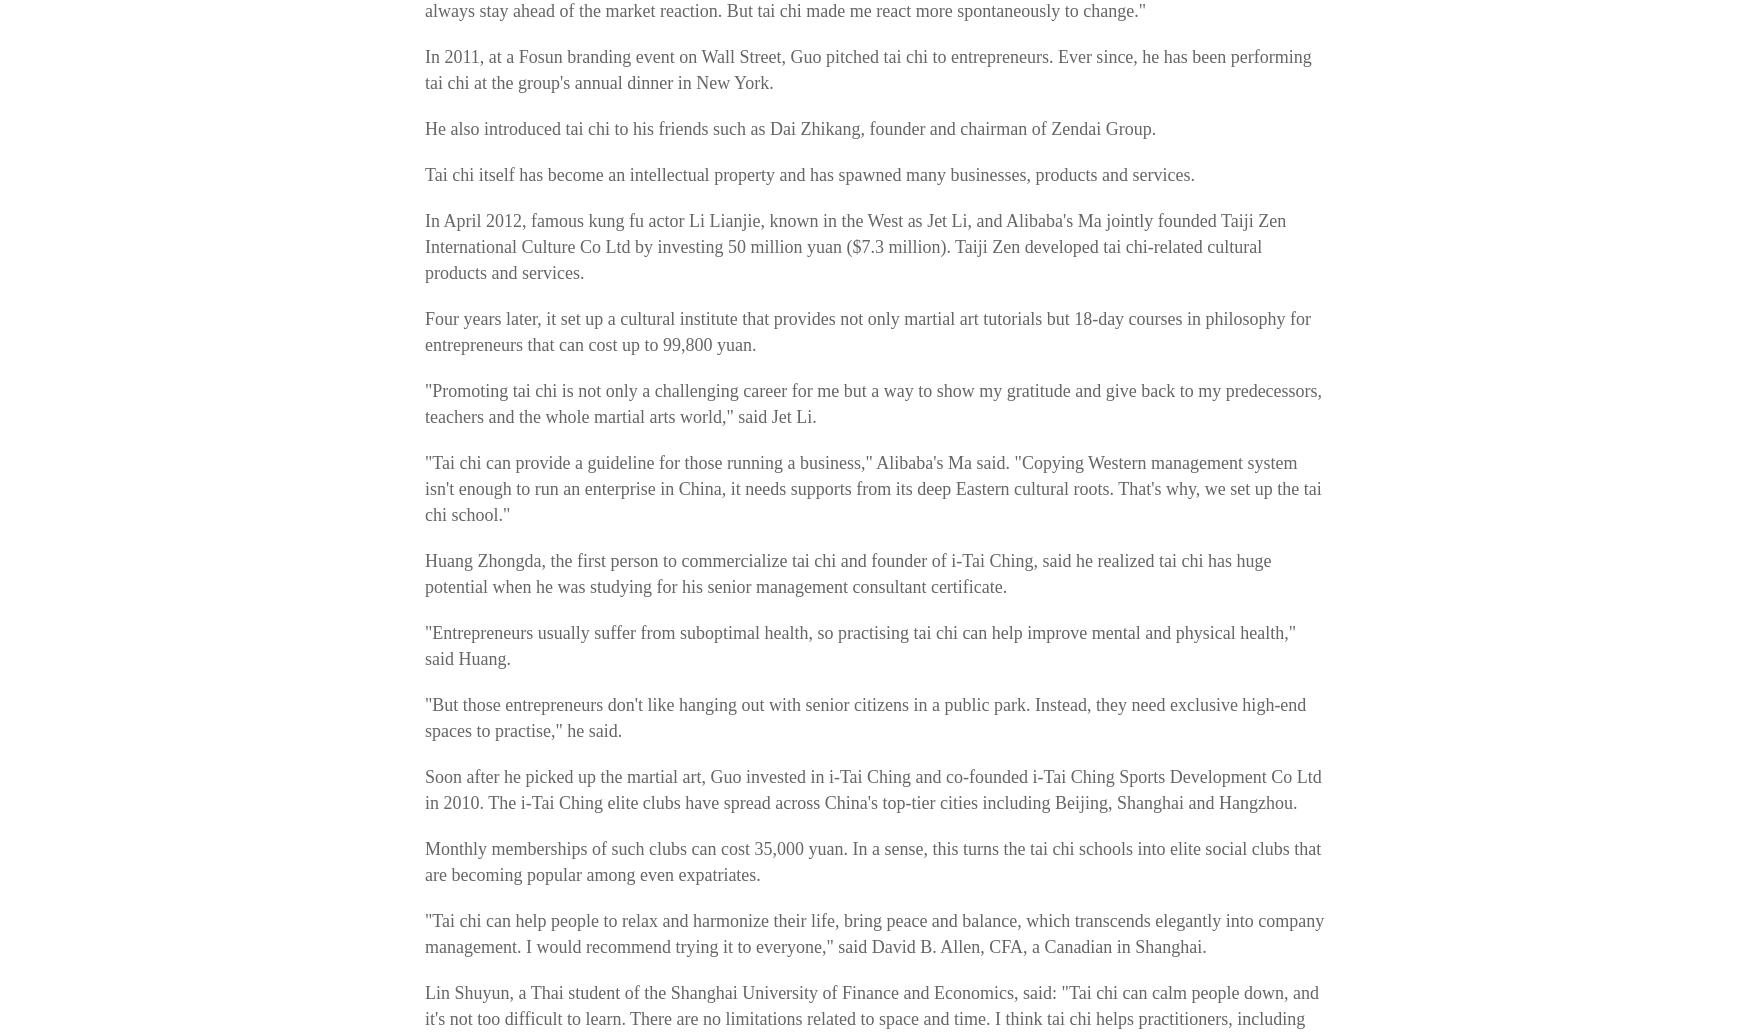 This screenshot has height=1036, width=1750. What do you see at coordinates (865, 718) in the screenshot?
I see `'"But those entrepreneurs don't like hanging out with senior citizens in a public park. Instead, they need exclusive high-end spaces to practise," he said.'` at bounding box center [865, 718].